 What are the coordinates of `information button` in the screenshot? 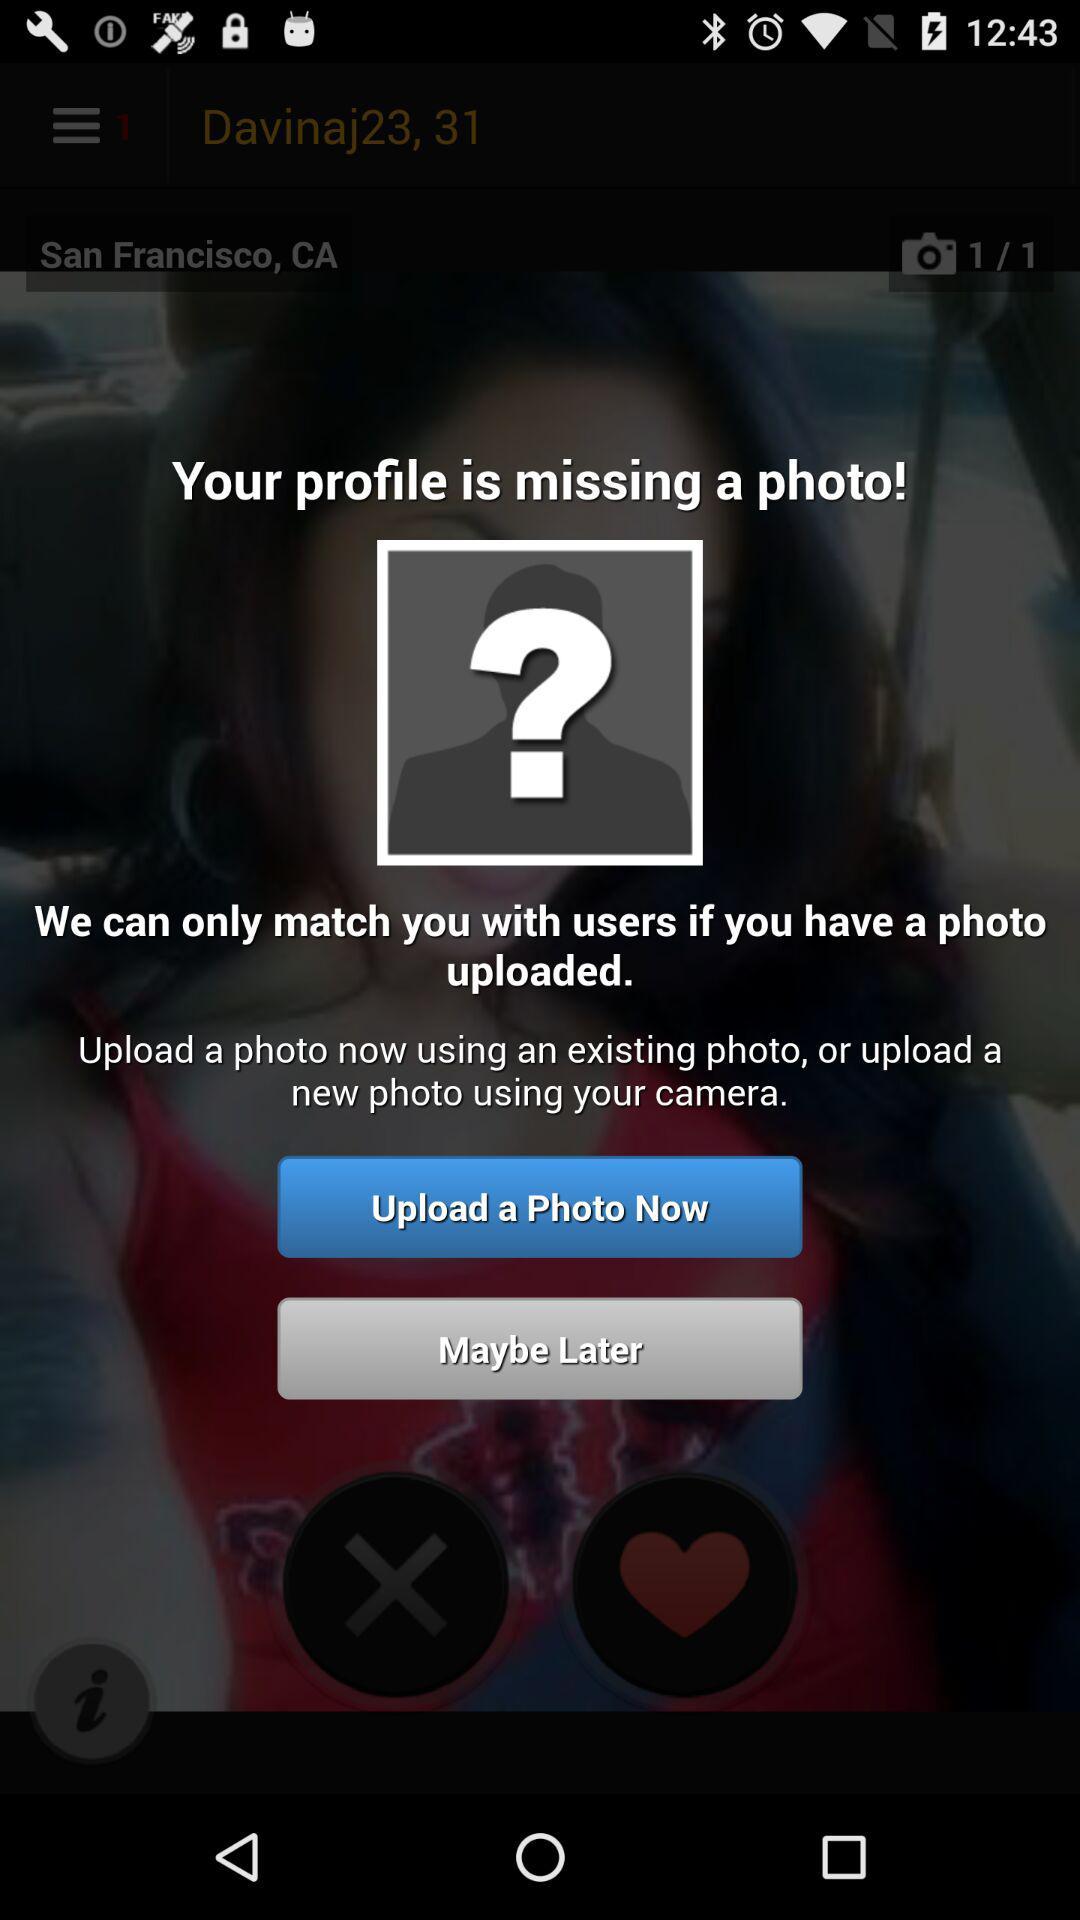 It's located at (91, 1701).